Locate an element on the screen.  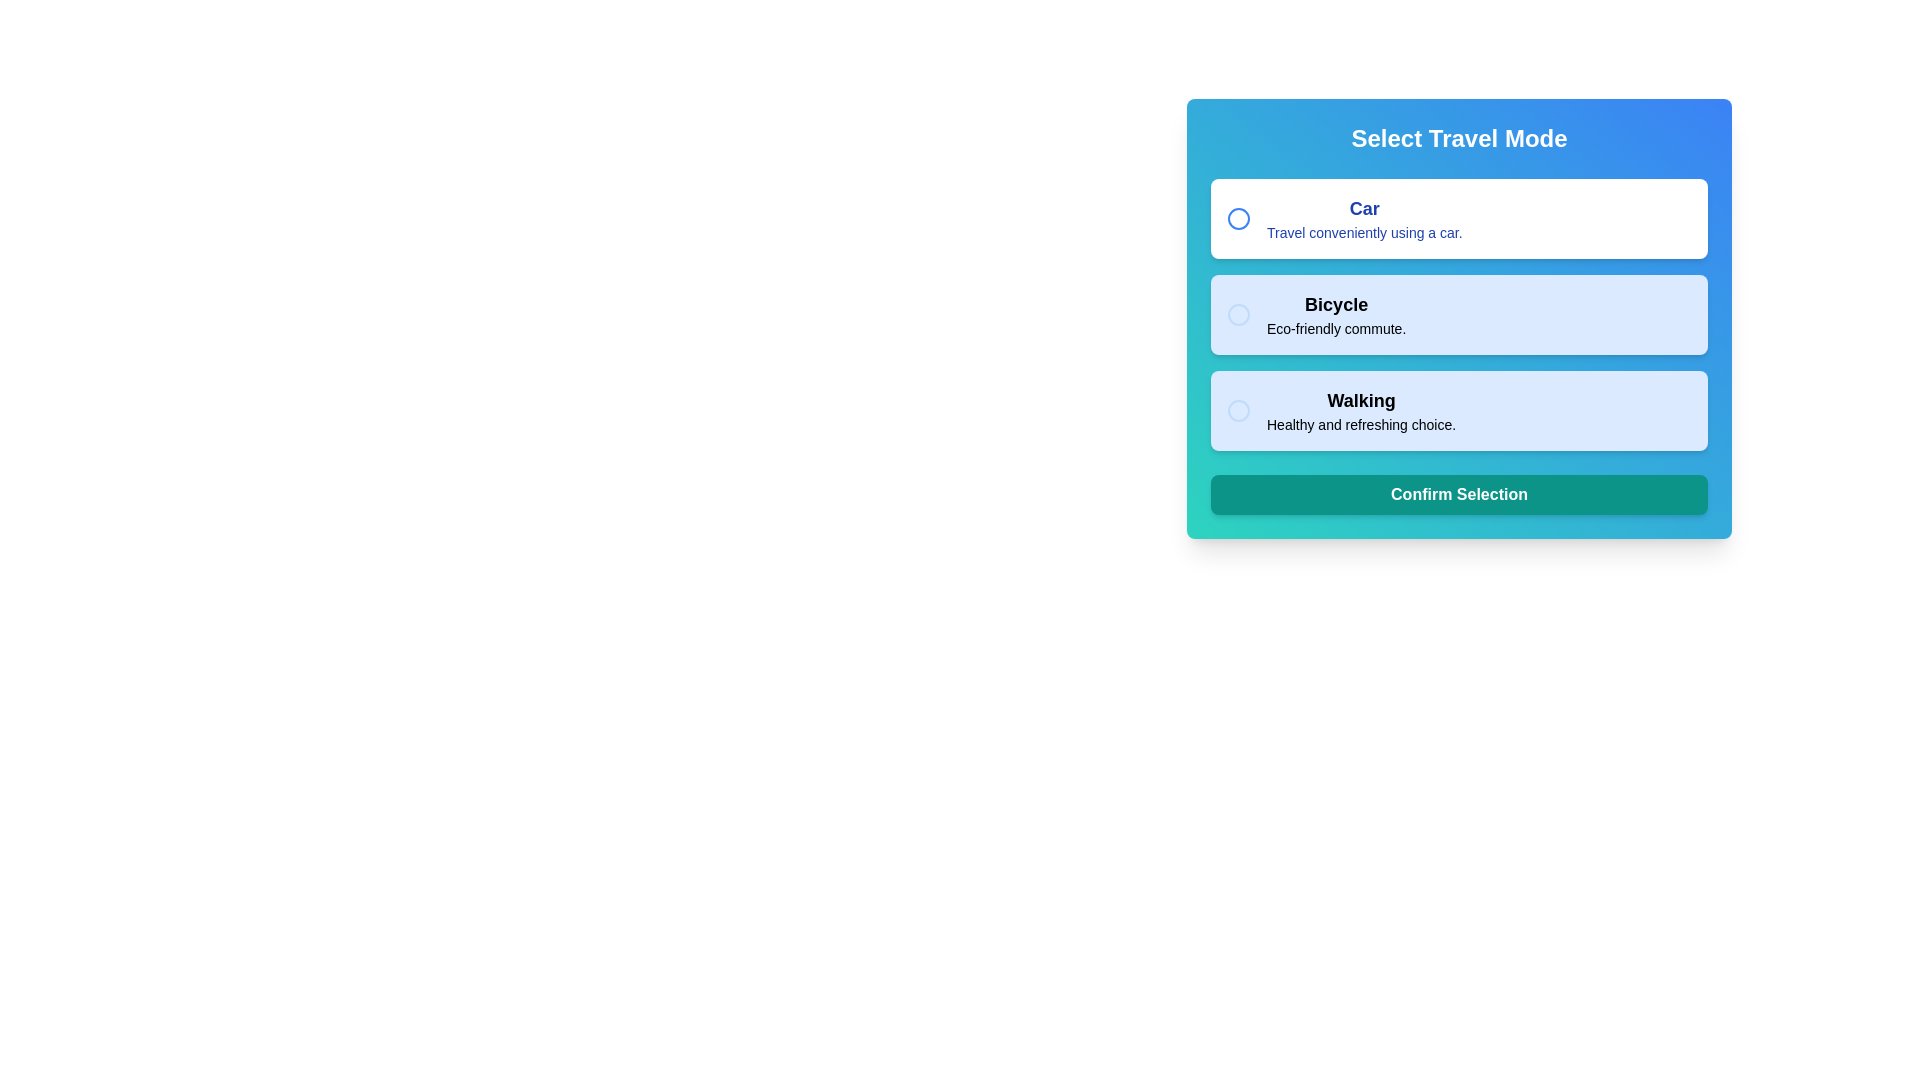
the circular radio button indicator with a blue border and white interior is located at coordinates (1237, 219).